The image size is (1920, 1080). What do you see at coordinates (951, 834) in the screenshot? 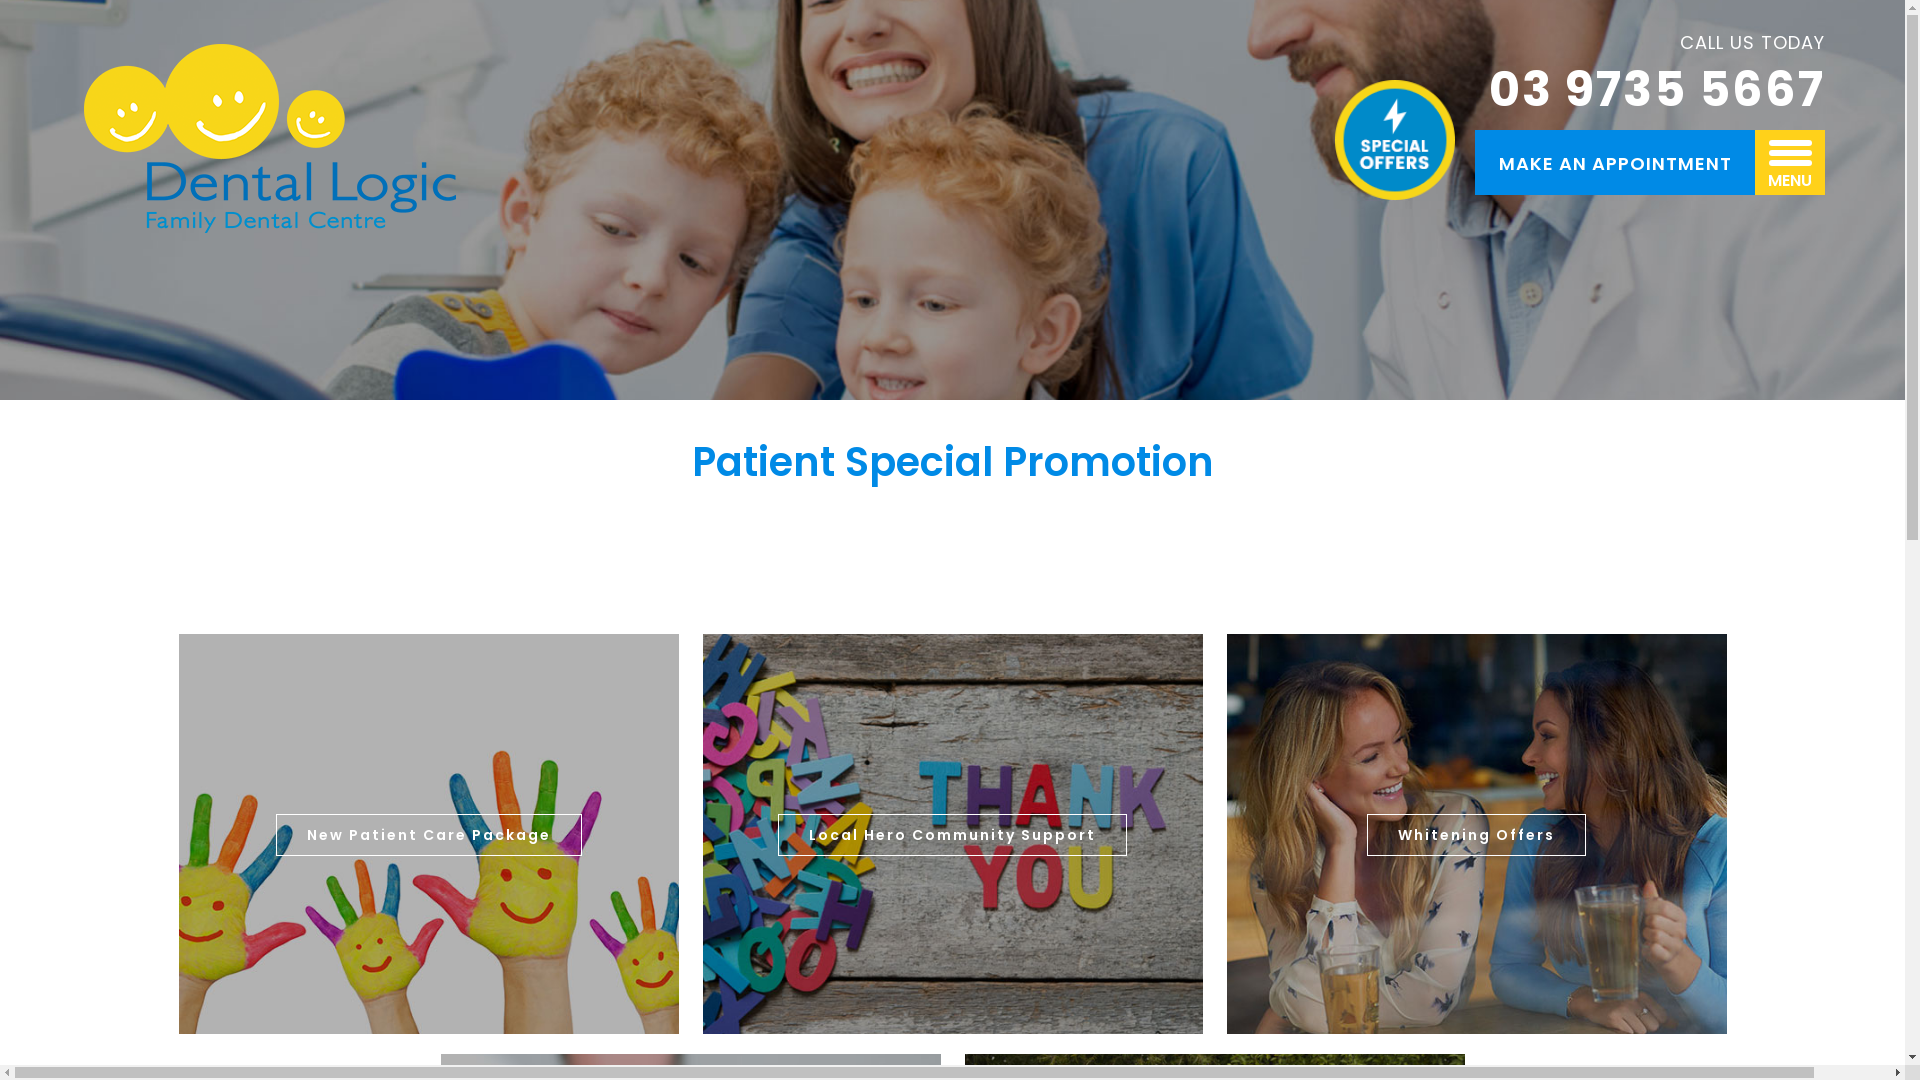
I see `'Local Hero Community Support'` at bounding box center [951, 834].